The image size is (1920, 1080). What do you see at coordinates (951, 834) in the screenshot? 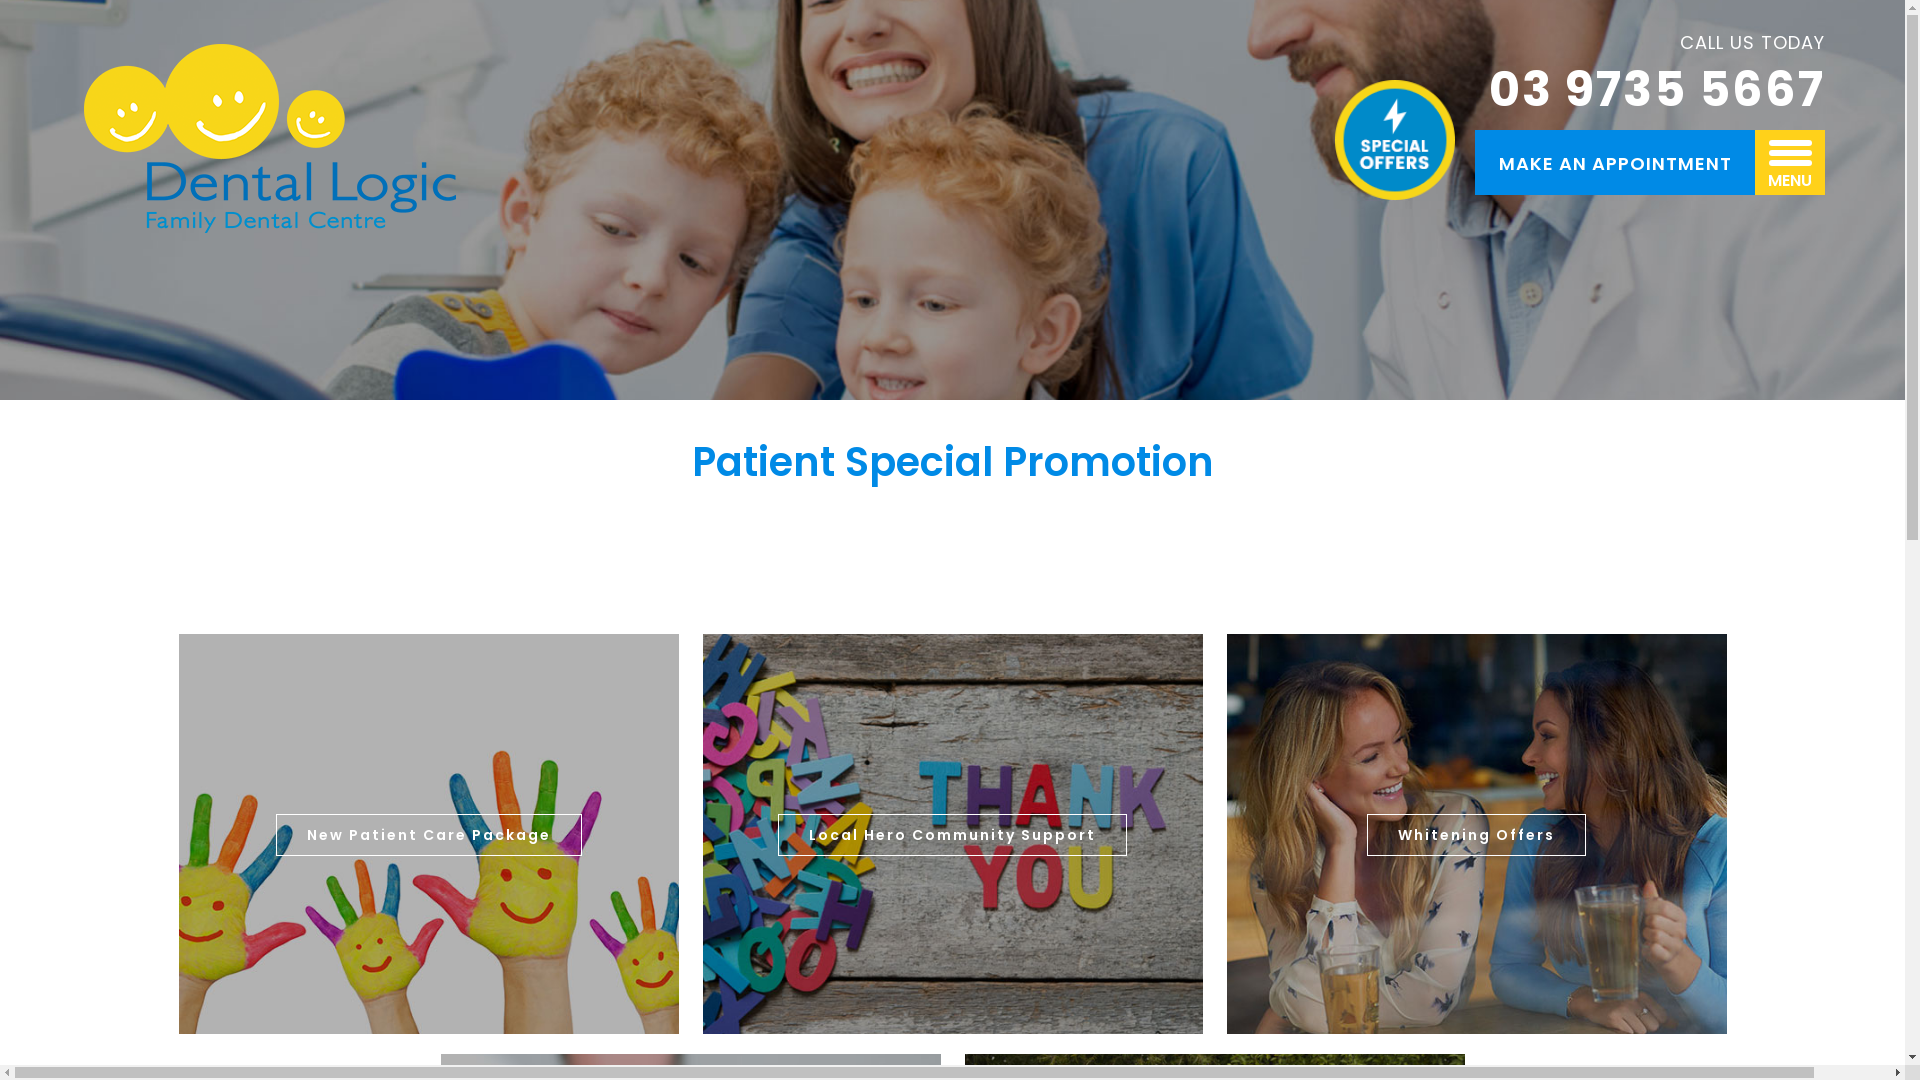
I see `'Local Hero Community Support'` at bounding box center [951, 834].